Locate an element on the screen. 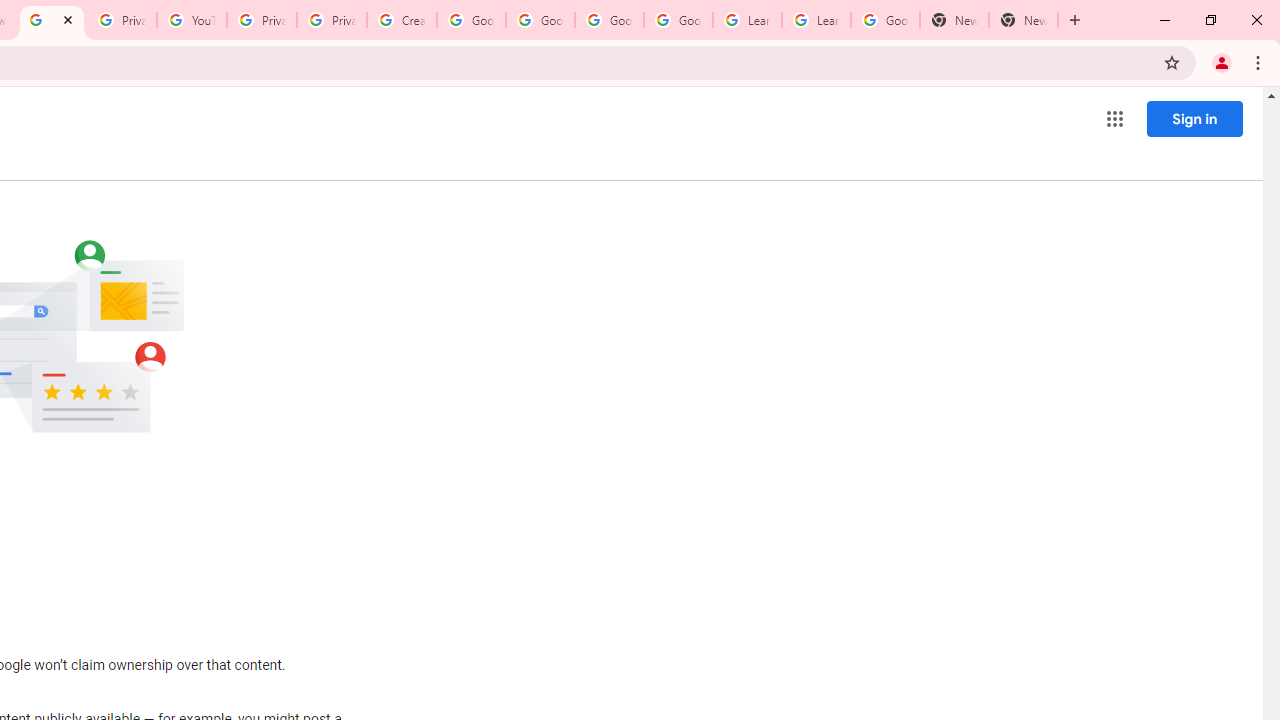  'Google Account' is located at coordinates (884, 20).